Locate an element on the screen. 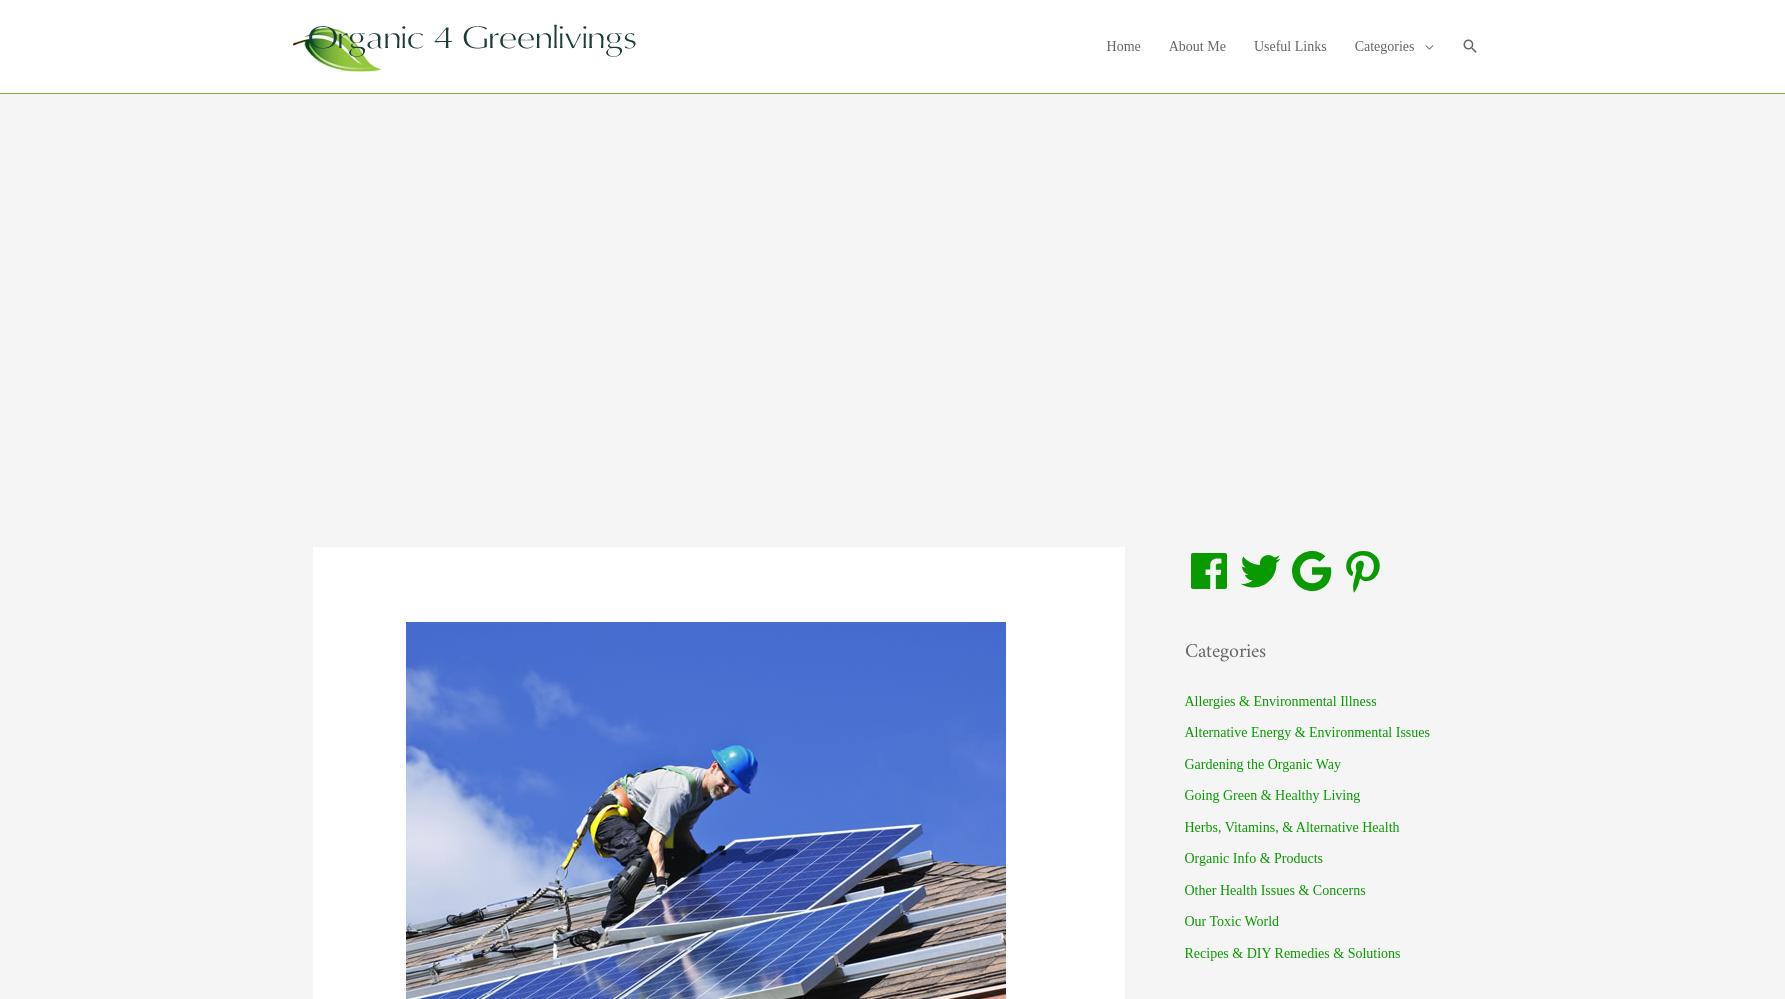 The width and height of the screenshot is (1785, 999). 'Going Green & Healthy Living' is located at coordinates (1182, 795).